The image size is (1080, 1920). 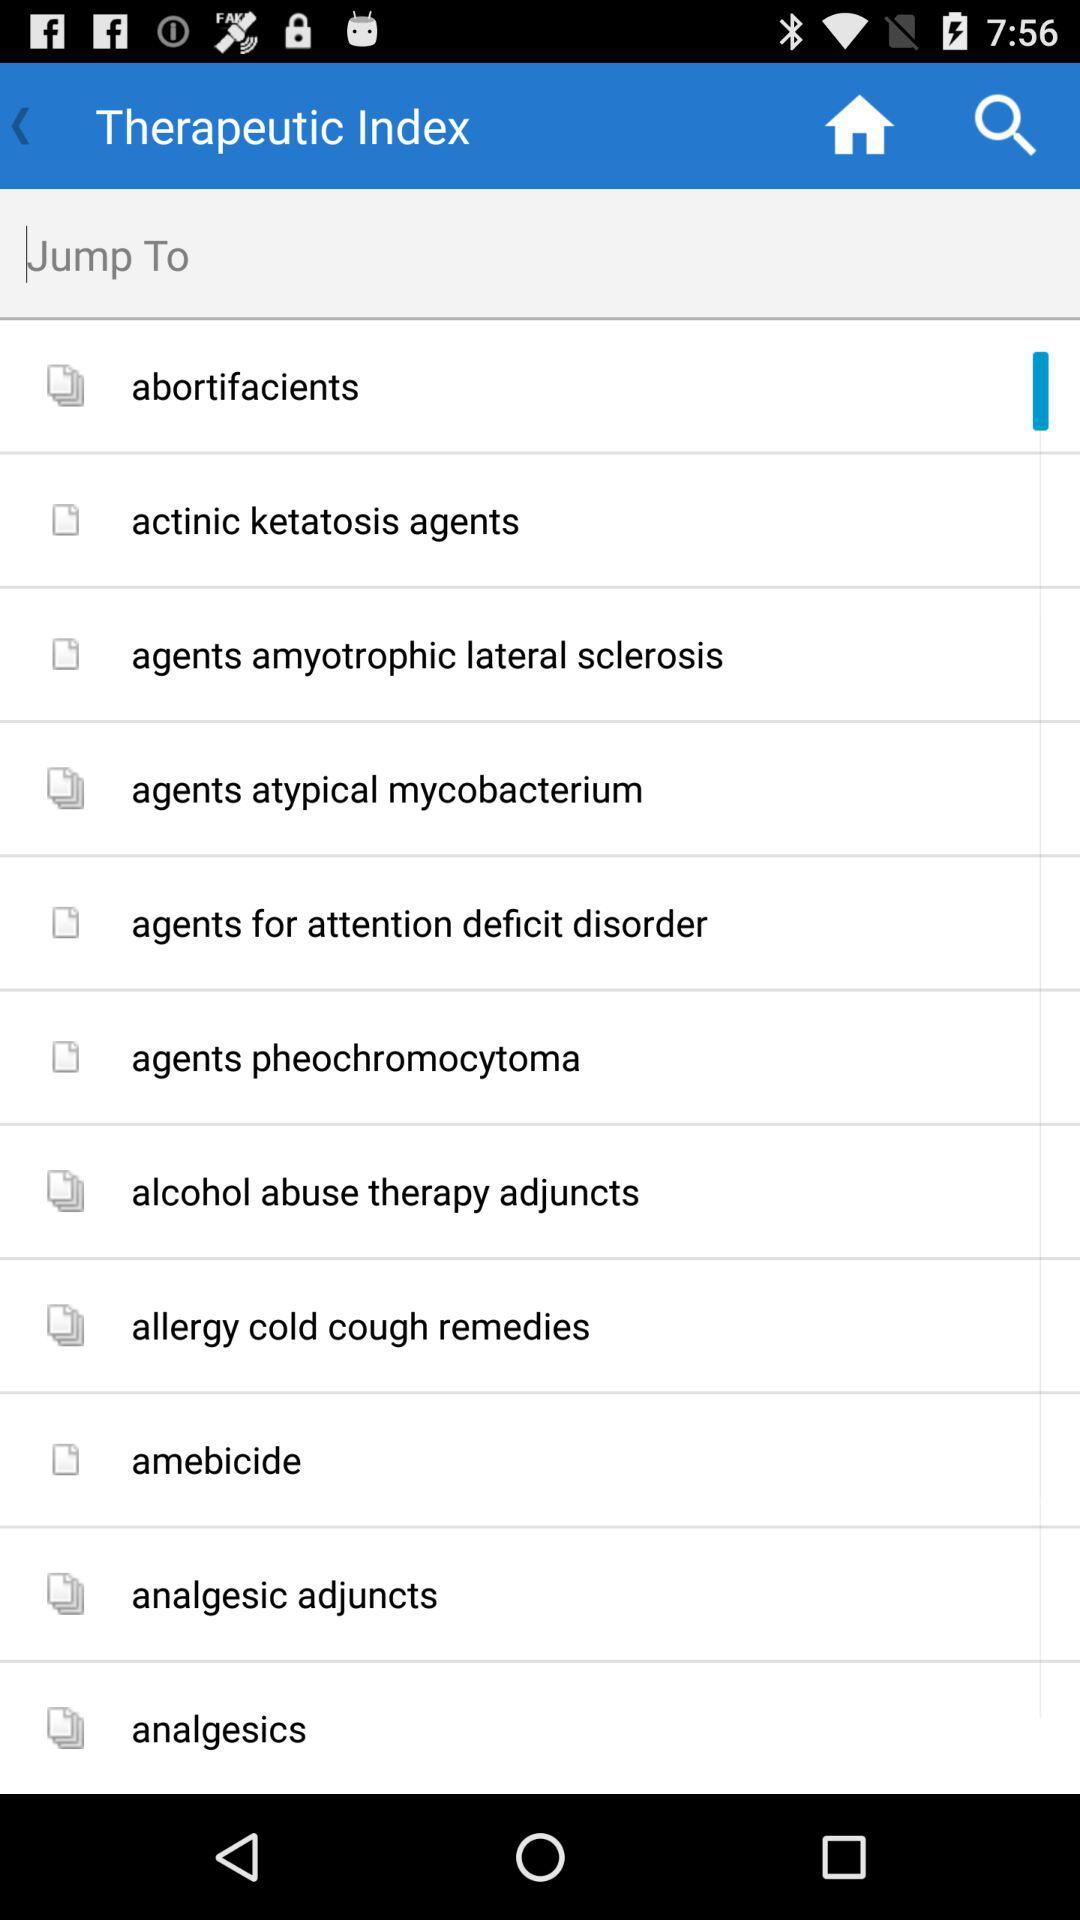 I want to click on item above agents pheochromocytoma icon, so click(x=597, y=921).